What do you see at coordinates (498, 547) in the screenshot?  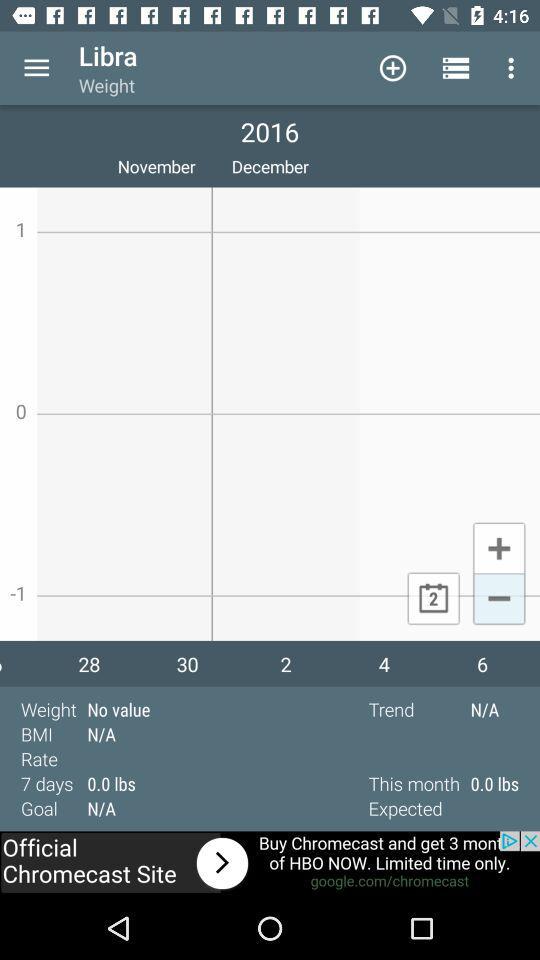 I see `things` at bounding box center [498, 547].